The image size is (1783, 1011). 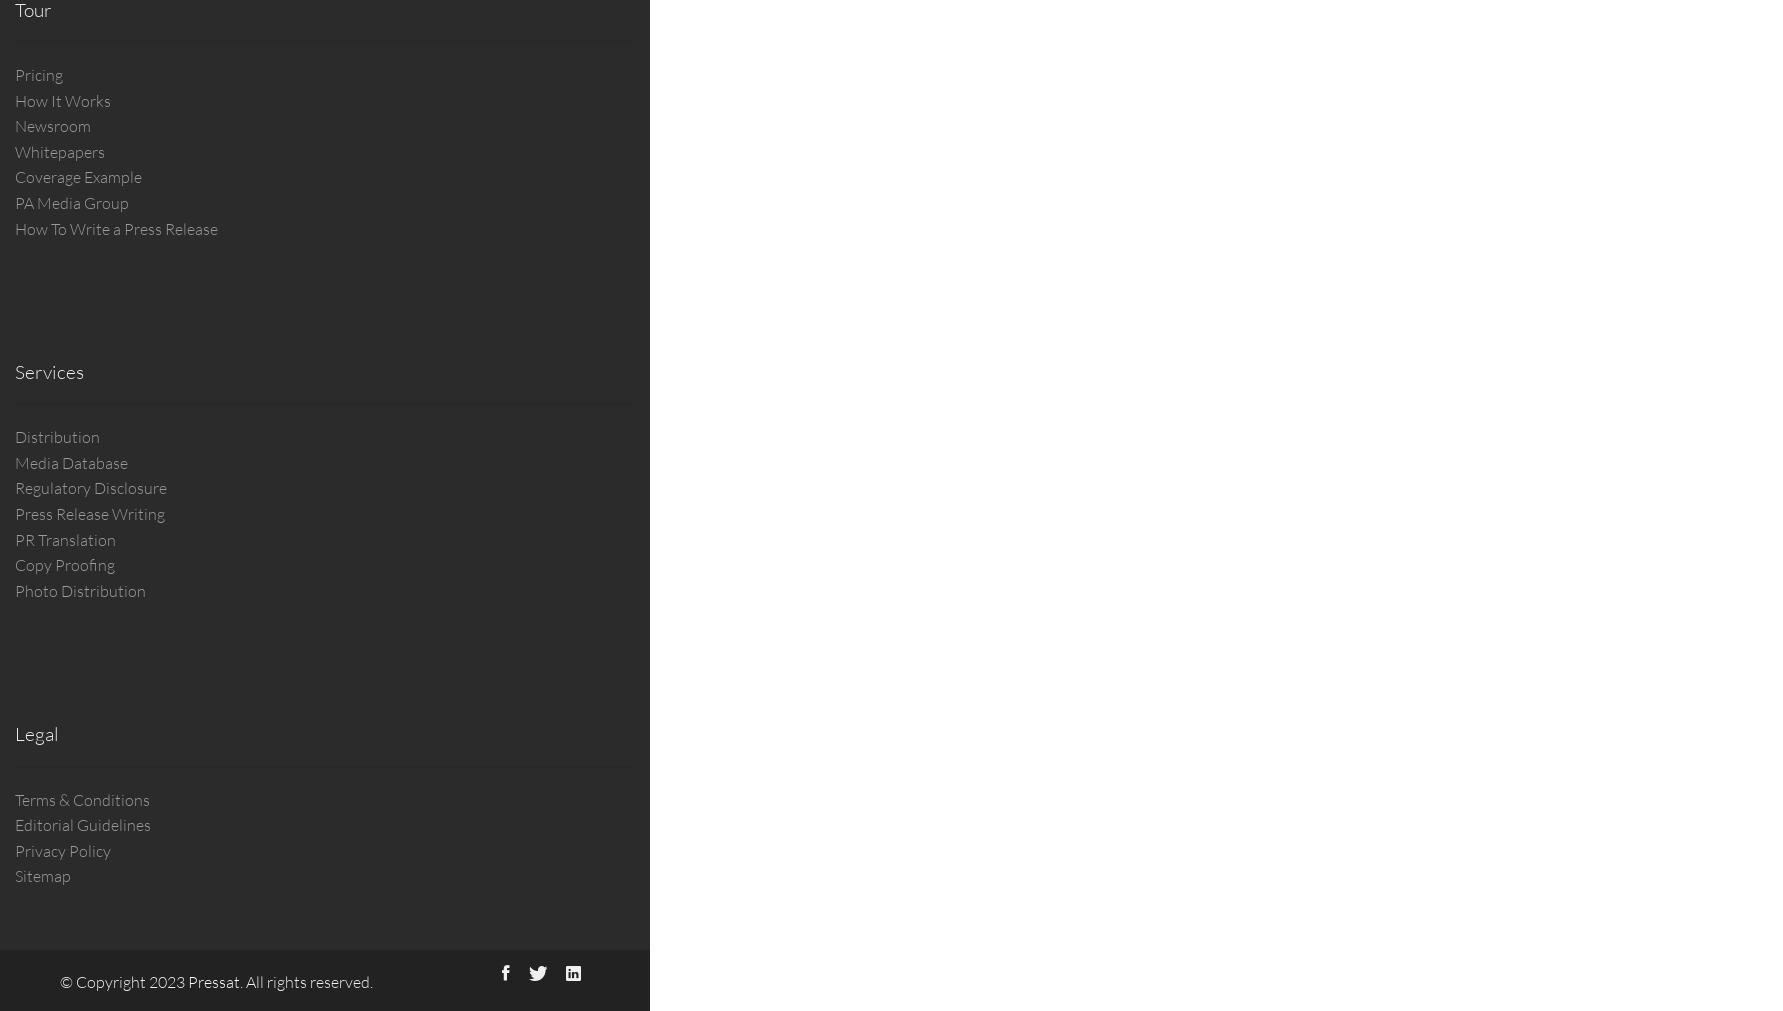 What do you see at coordinates (14, 177) in the screenshot?
I see `'Coverage Example'` at bounding box center [14, 177].